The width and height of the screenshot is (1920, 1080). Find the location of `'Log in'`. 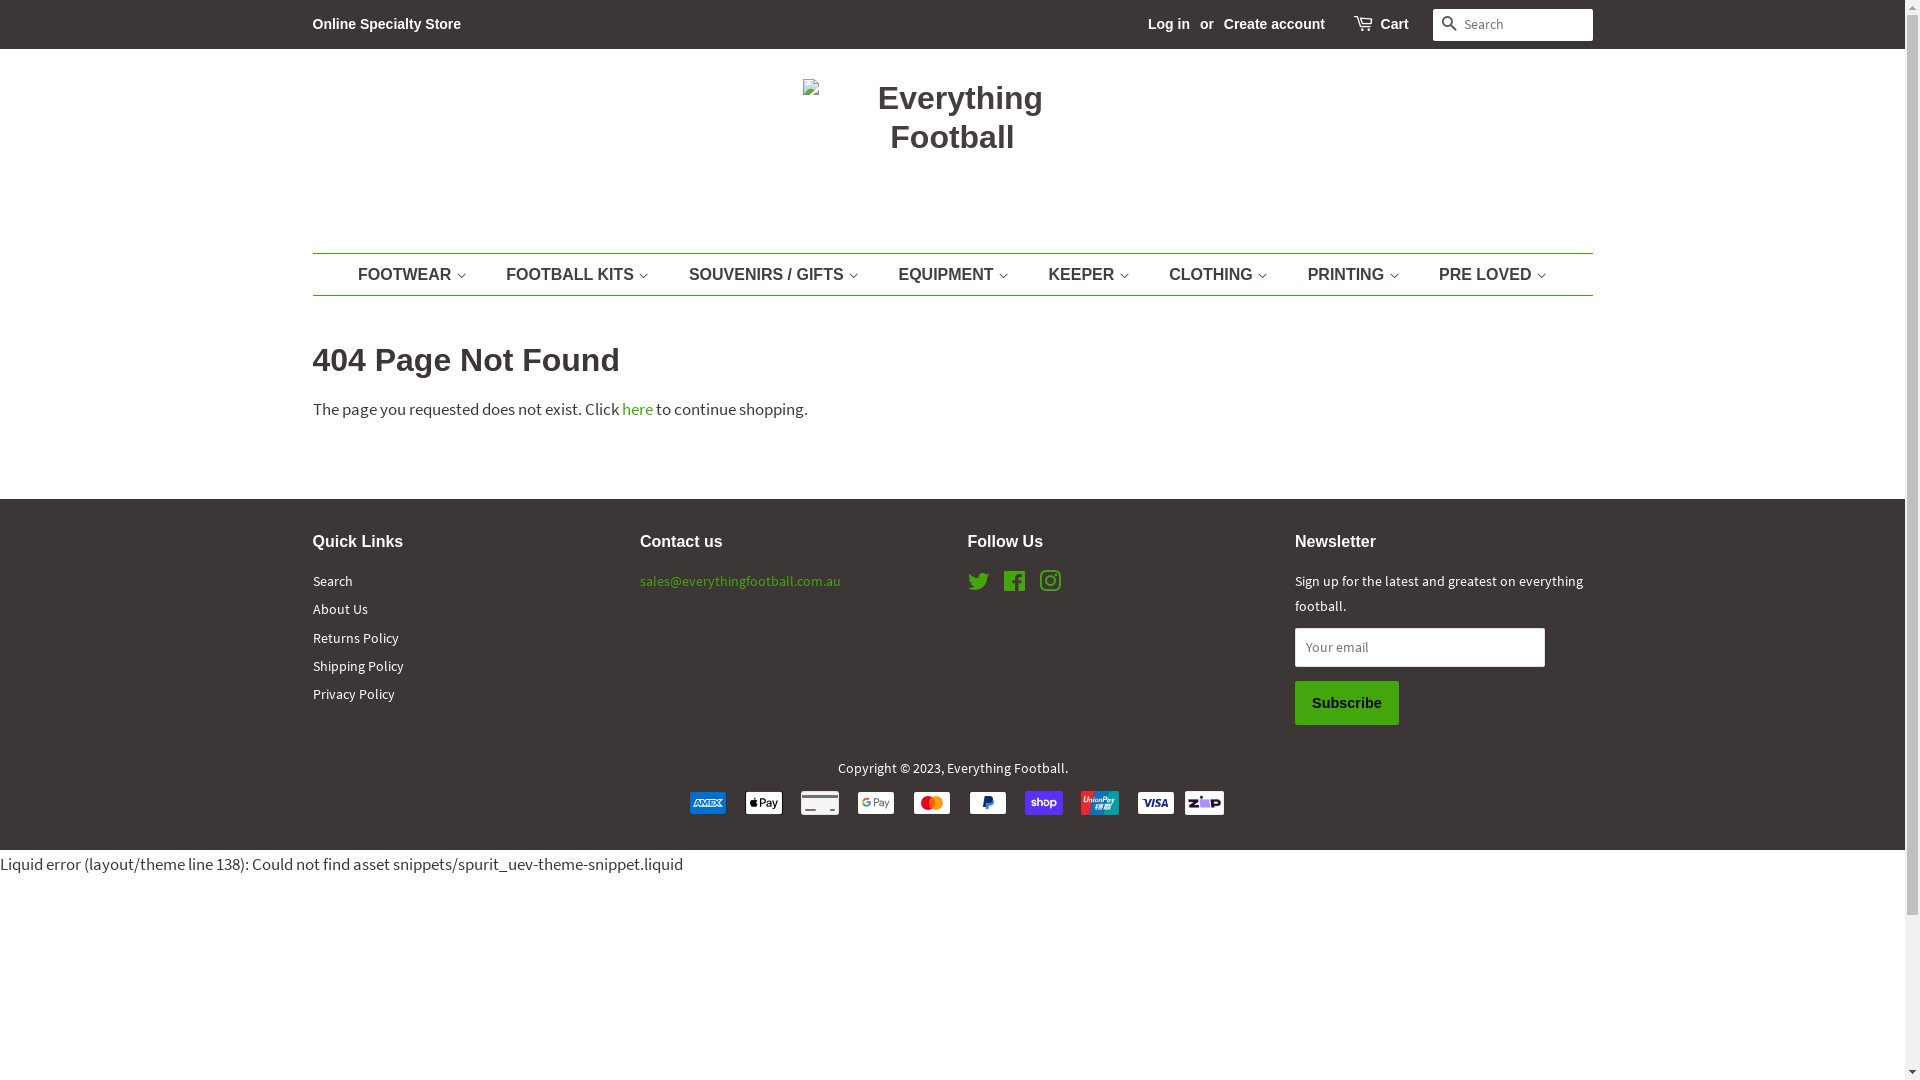

'Log in' is located at coordinates (1147, 23).